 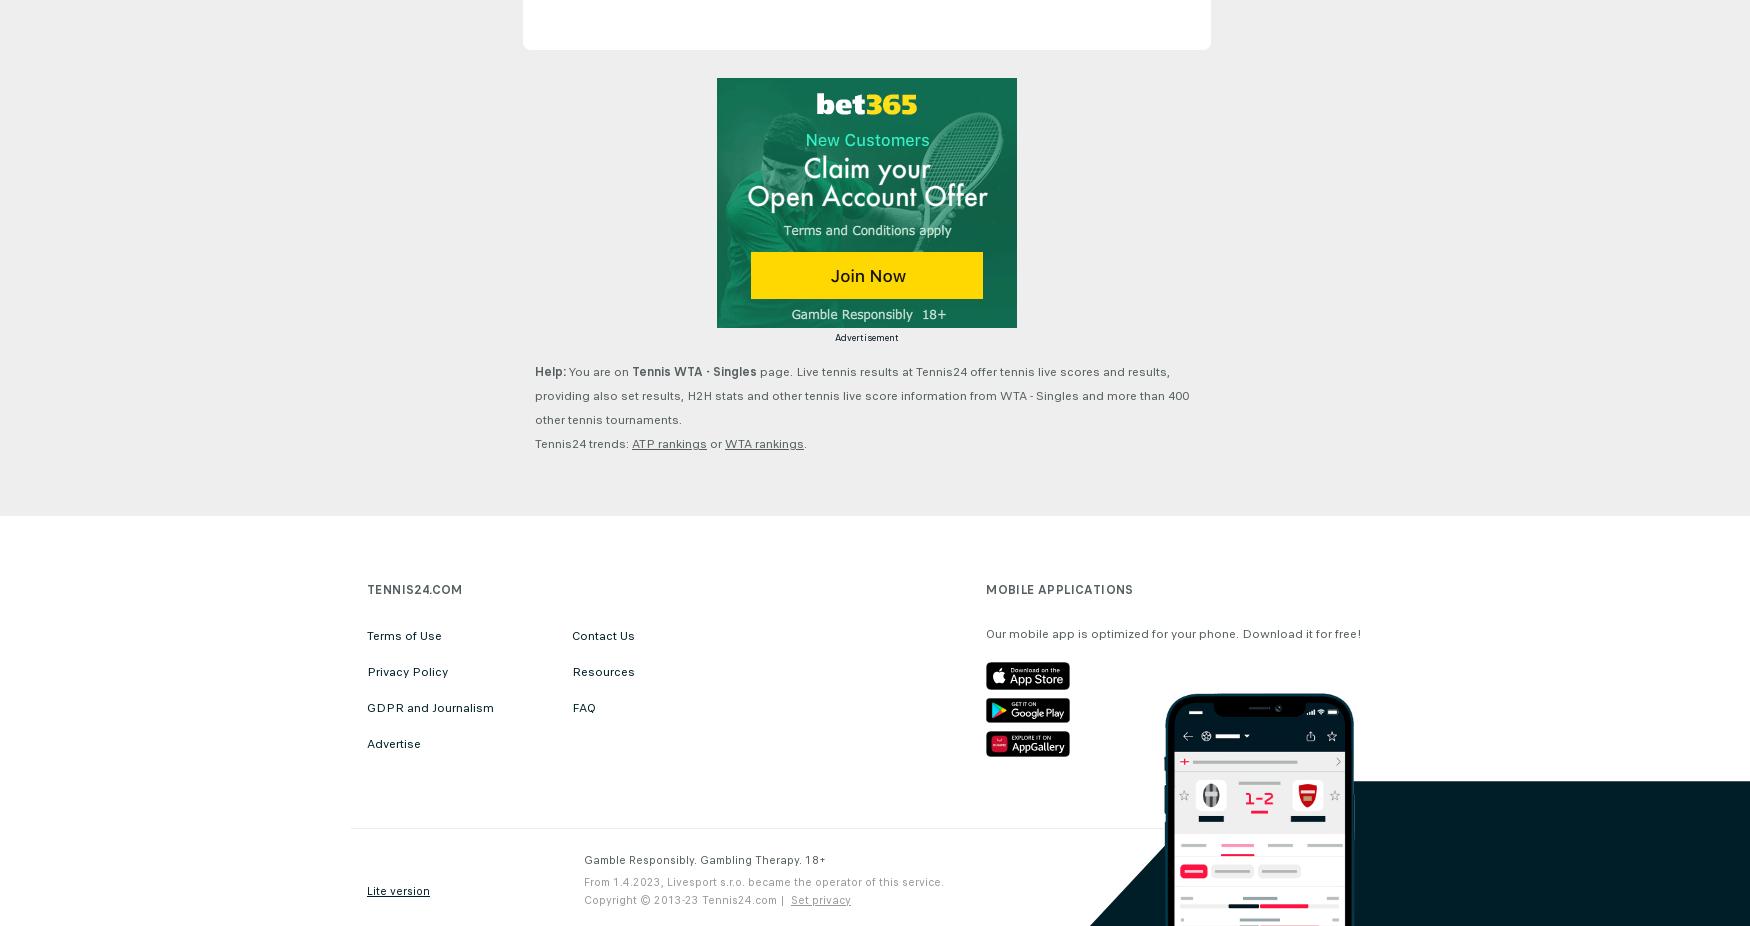 What do you see at coordinates (694, 371) in the screenshot?
I see `'Tennis WTA - Singles'` at bounding box center [694, 371].